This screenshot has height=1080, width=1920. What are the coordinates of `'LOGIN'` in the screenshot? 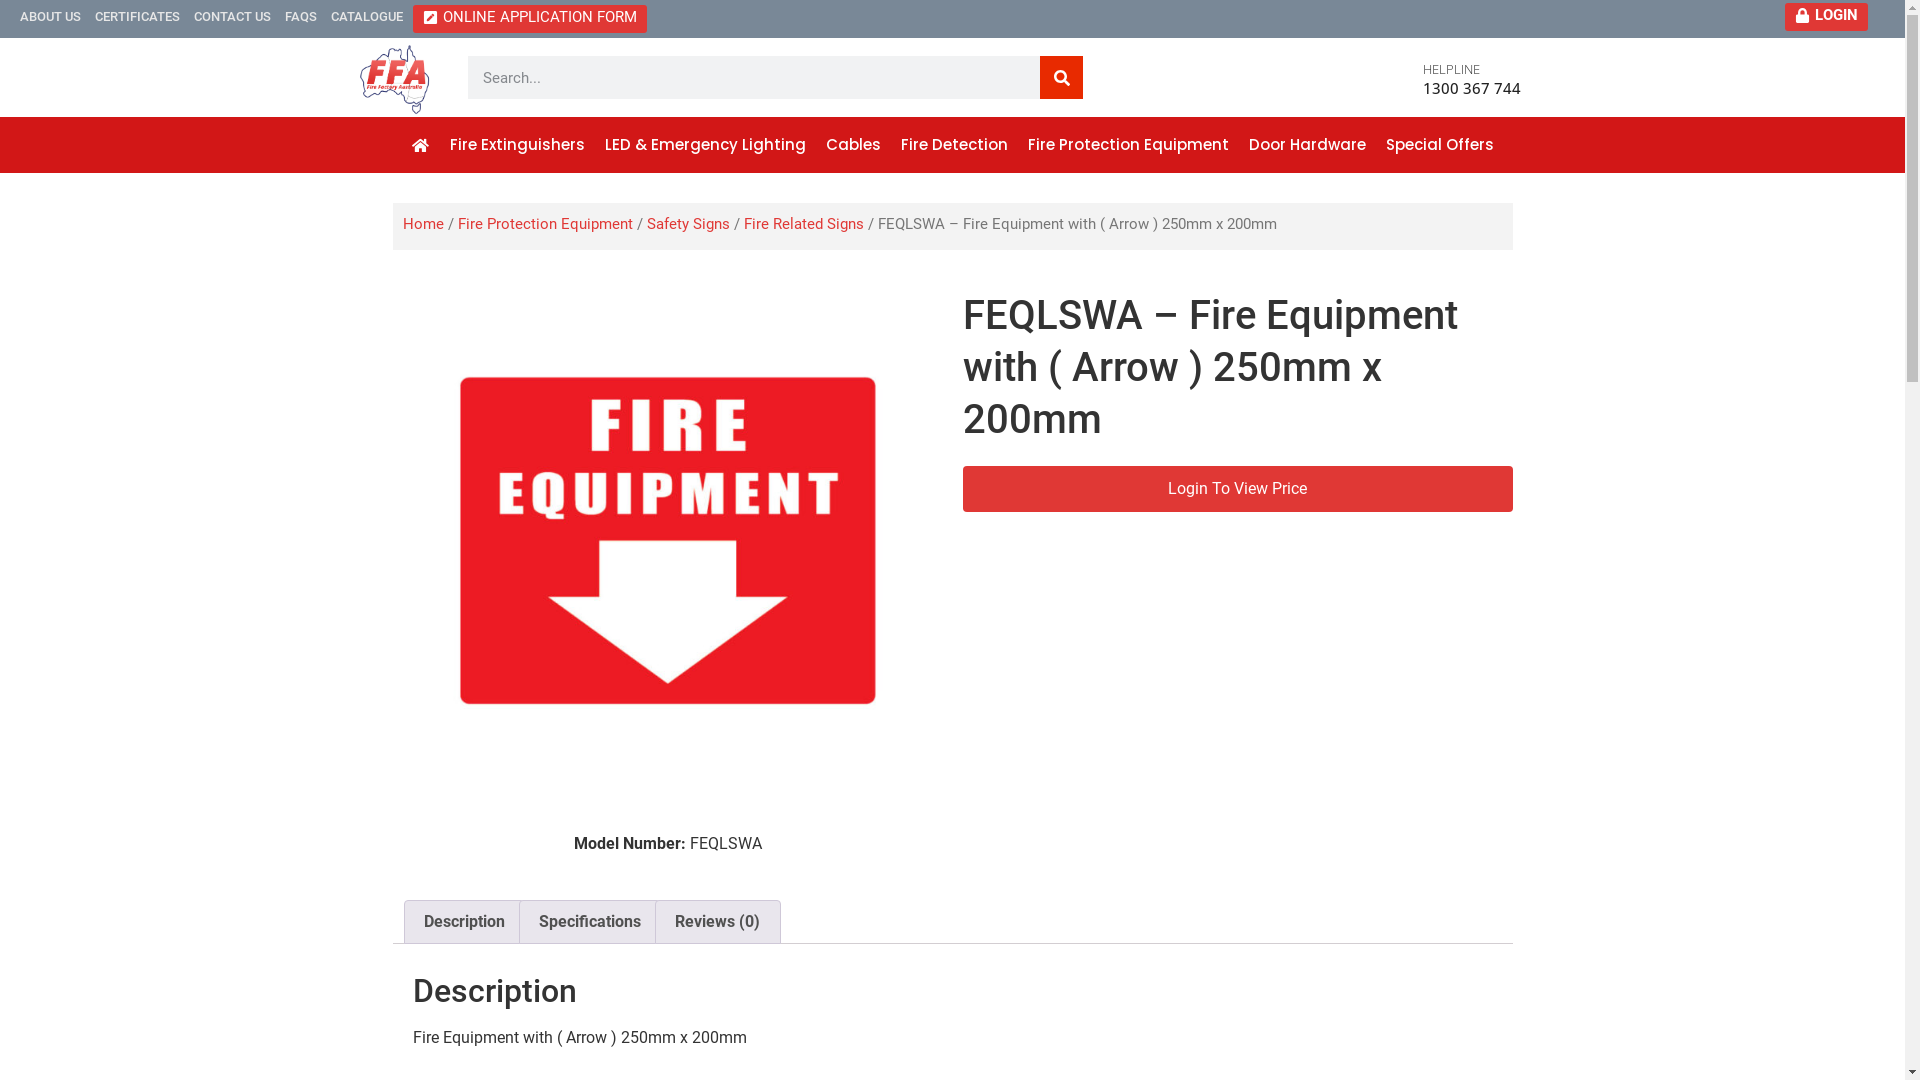 It's located at (1826, 15).